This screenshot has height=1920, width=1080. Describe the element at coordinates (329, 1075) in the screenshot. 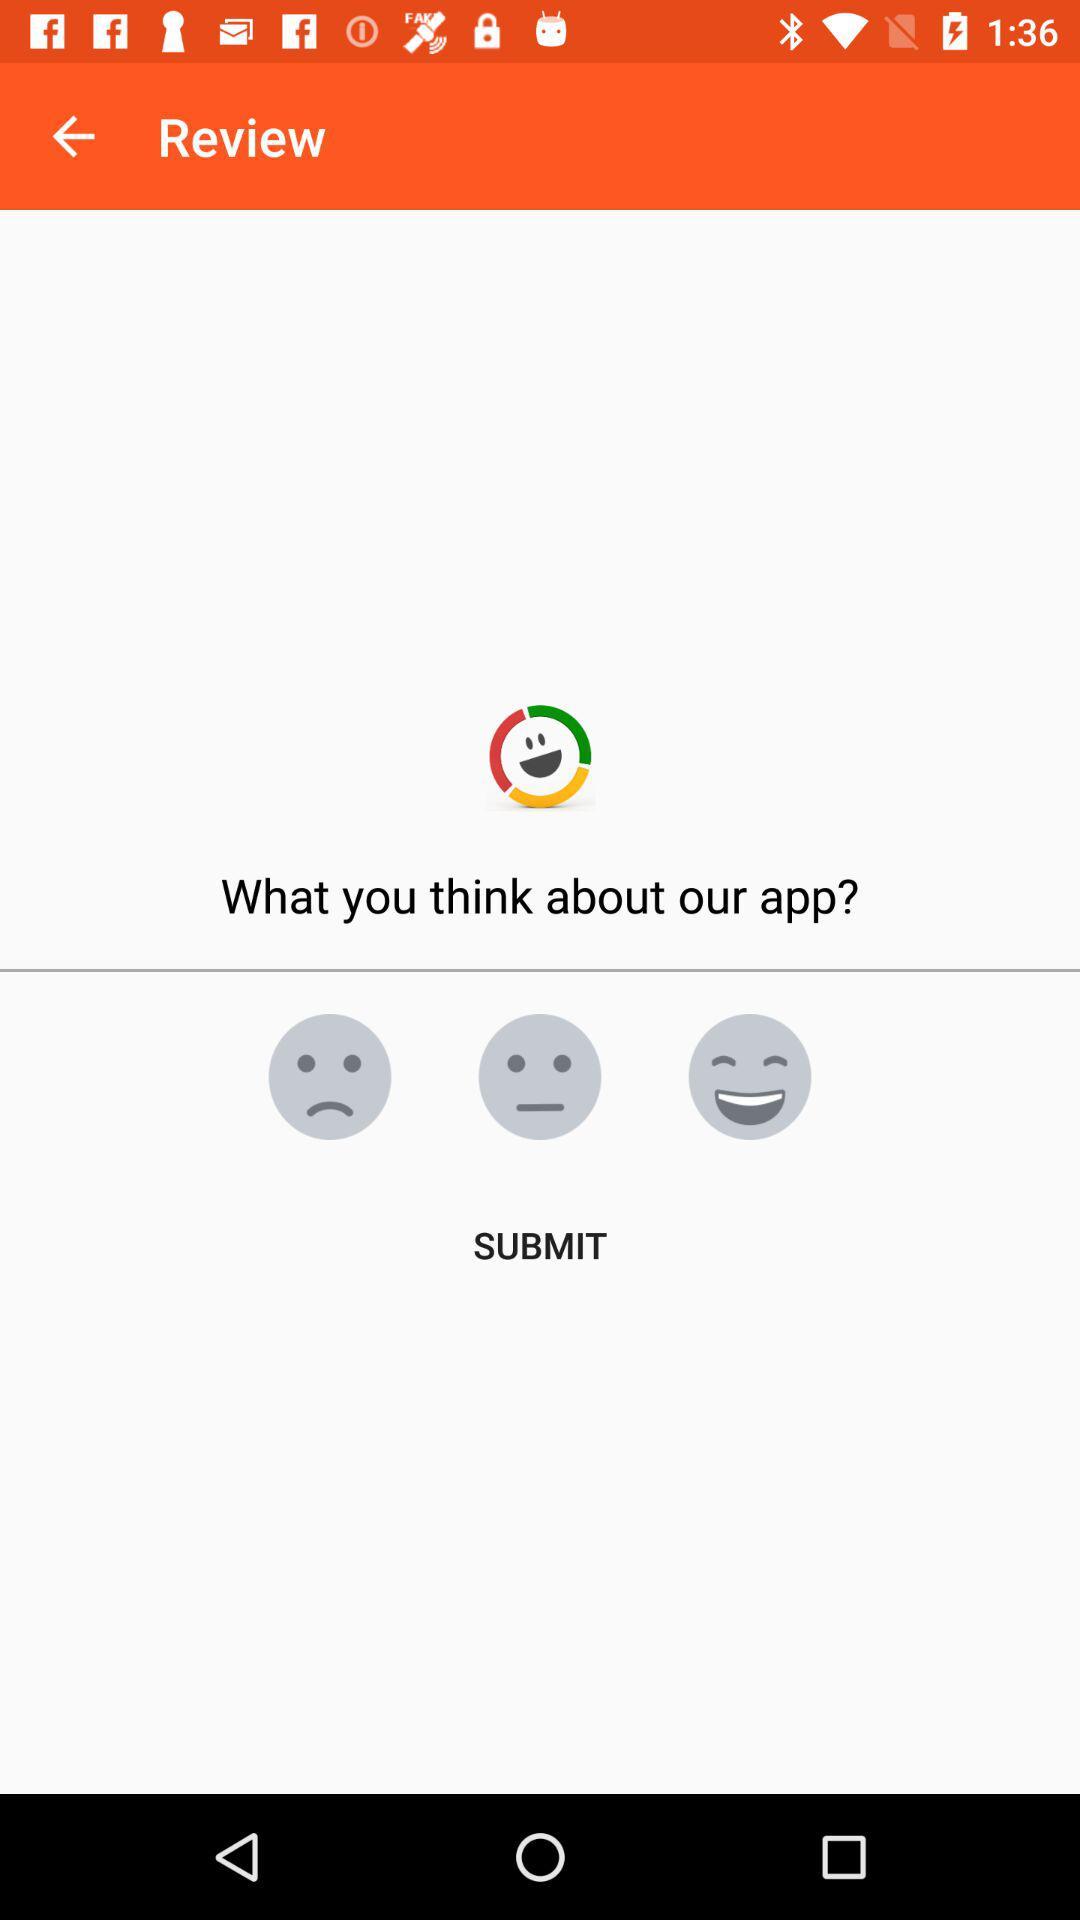

I see `not happy` at that location.